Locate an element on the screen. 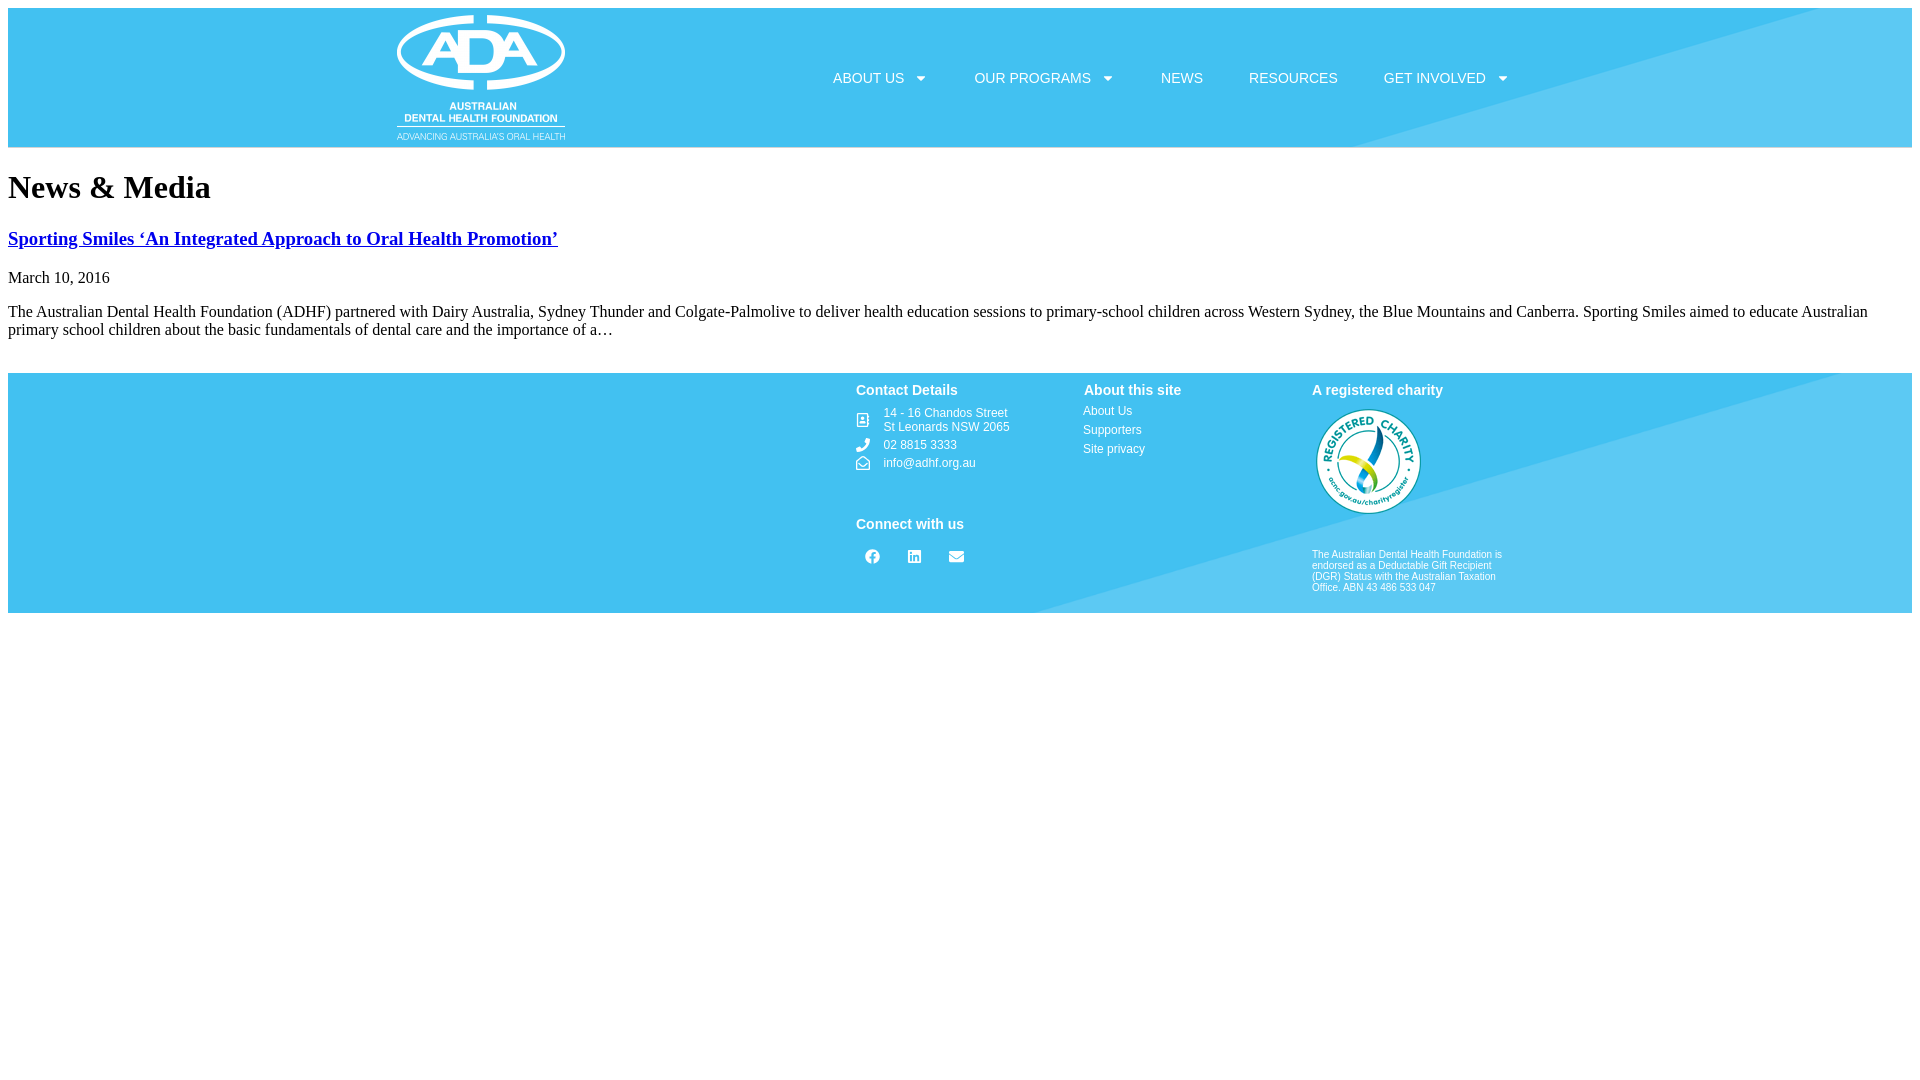  'info@adhf.org.au' is located at coordinates (960, 462).